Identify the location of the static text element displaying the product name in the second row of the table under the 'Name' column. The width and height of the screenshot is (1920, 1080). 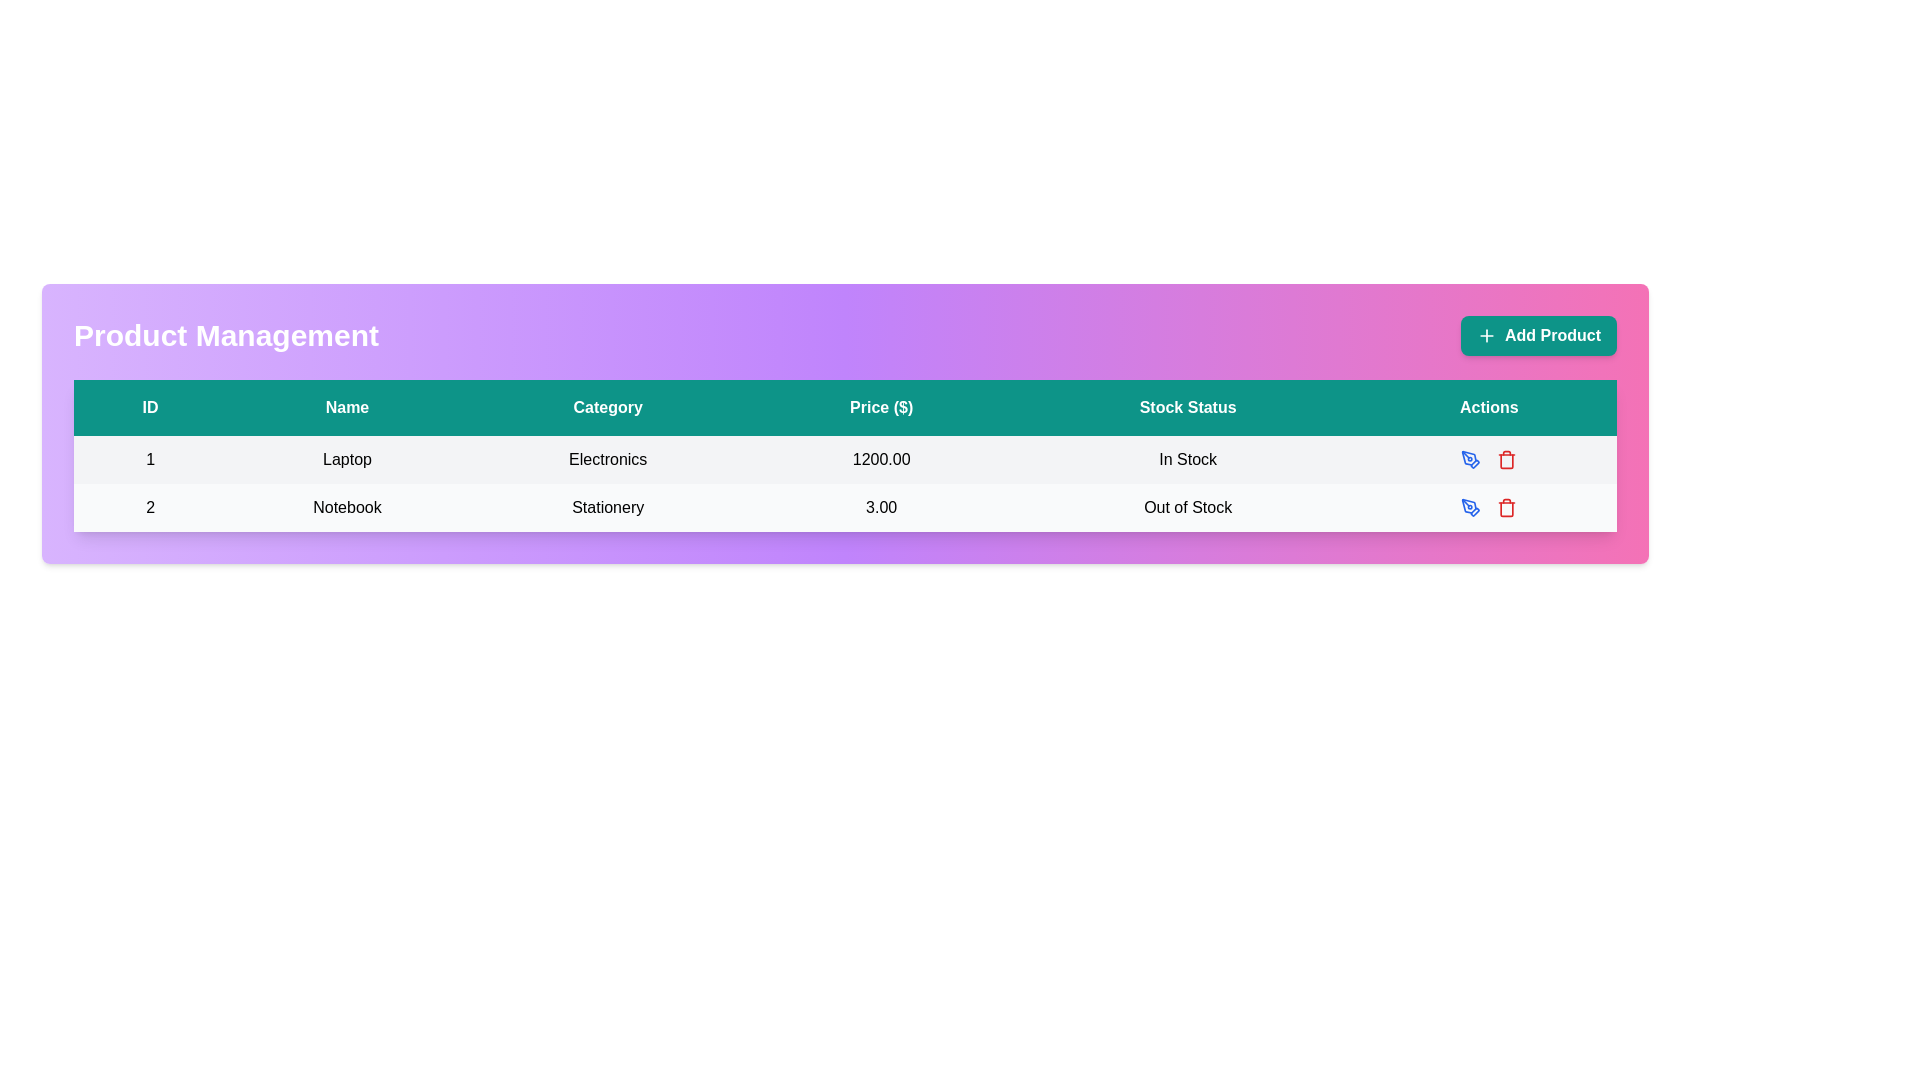
(347, 507).